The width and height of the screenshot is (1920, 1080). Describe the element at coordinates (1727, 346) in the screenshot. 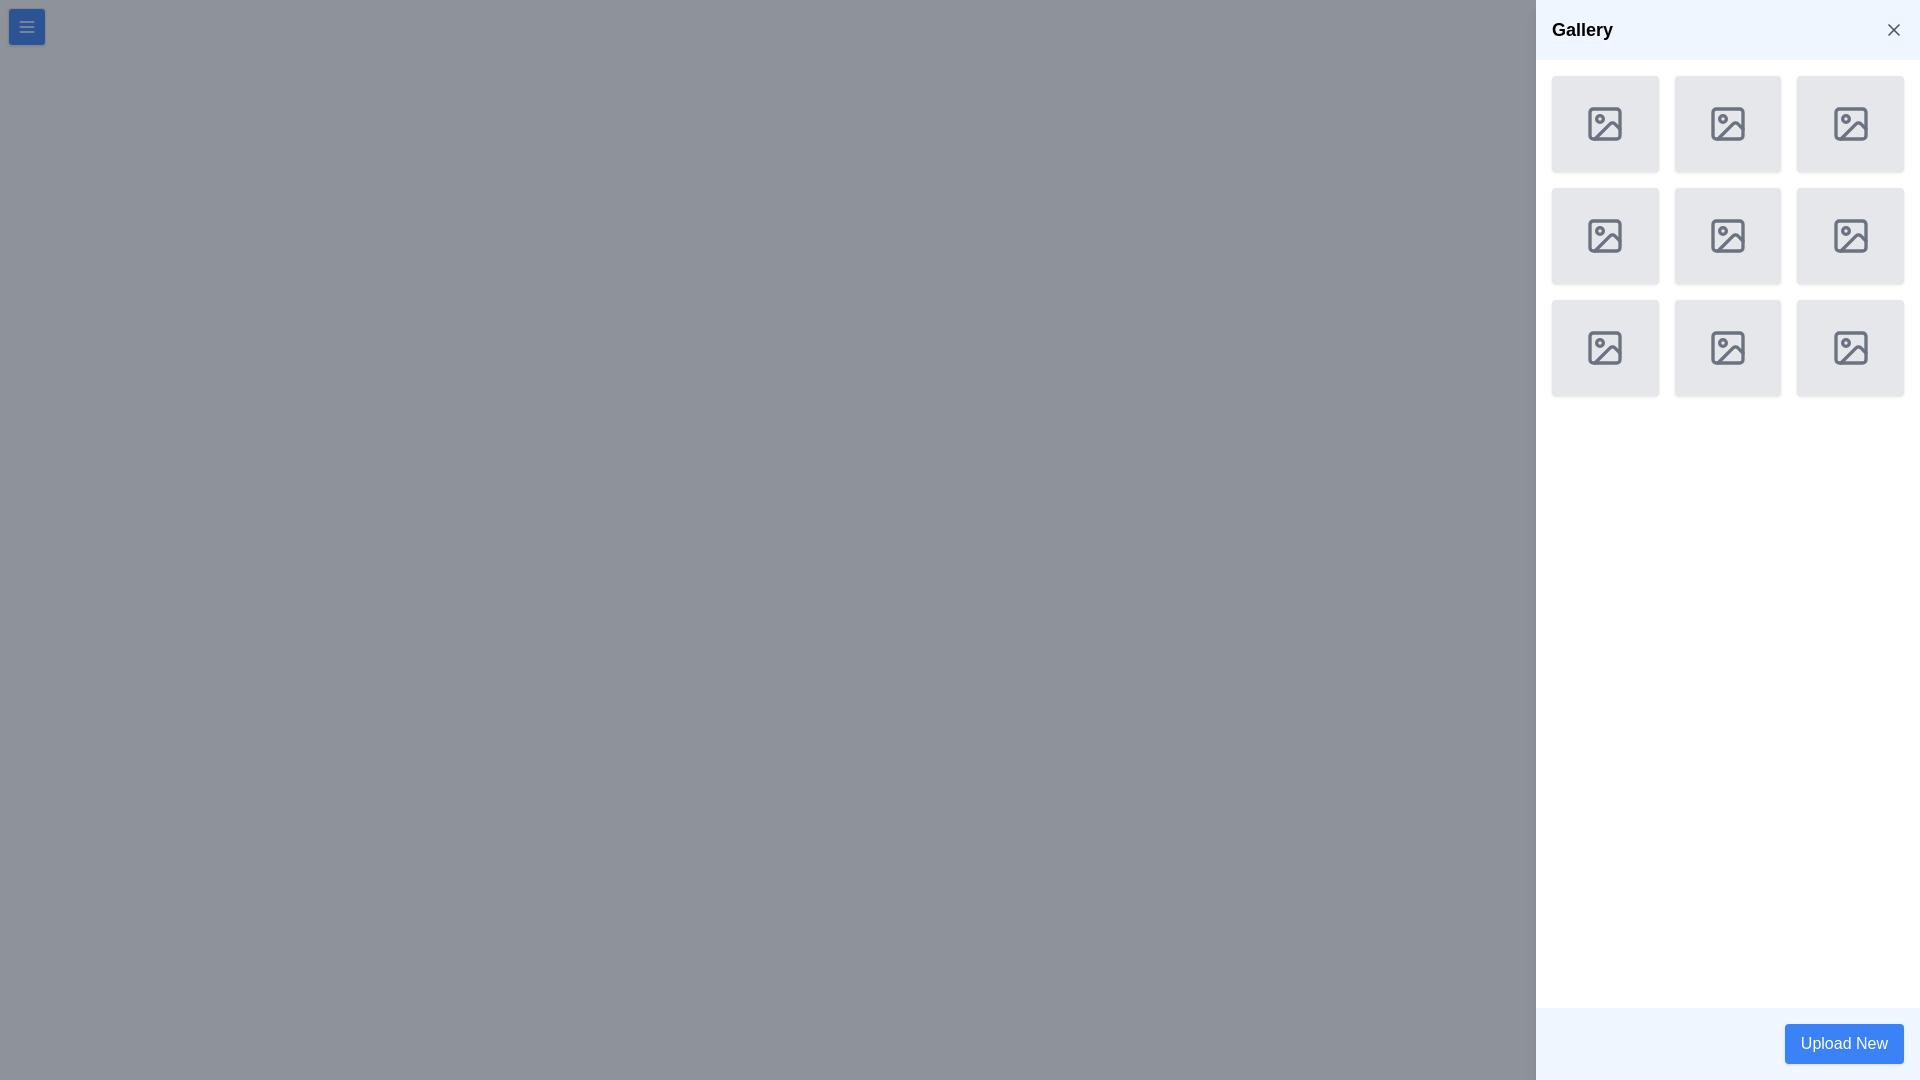

I see `the Card component located in the last row and middle column of the gallery grid` at that location.